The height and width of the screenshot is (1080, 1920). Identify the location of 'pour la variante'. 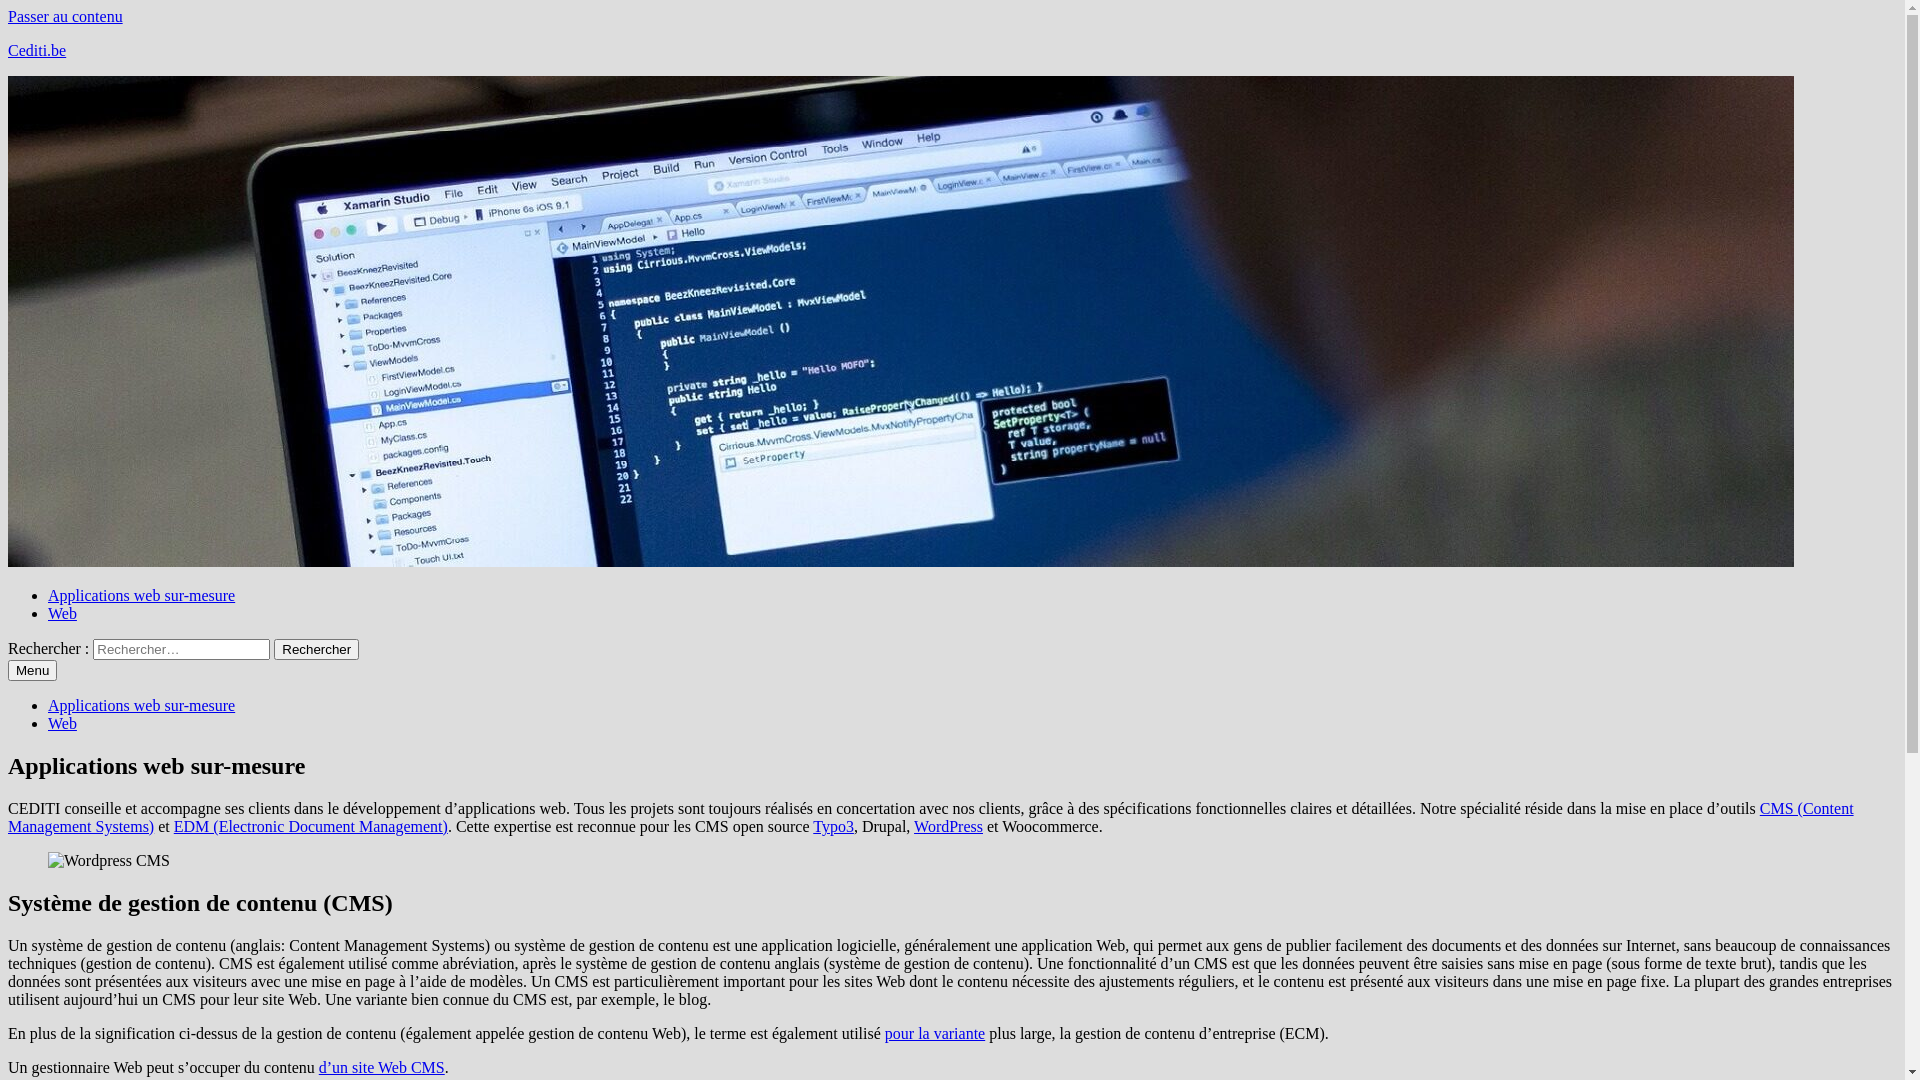
(934, 1033).